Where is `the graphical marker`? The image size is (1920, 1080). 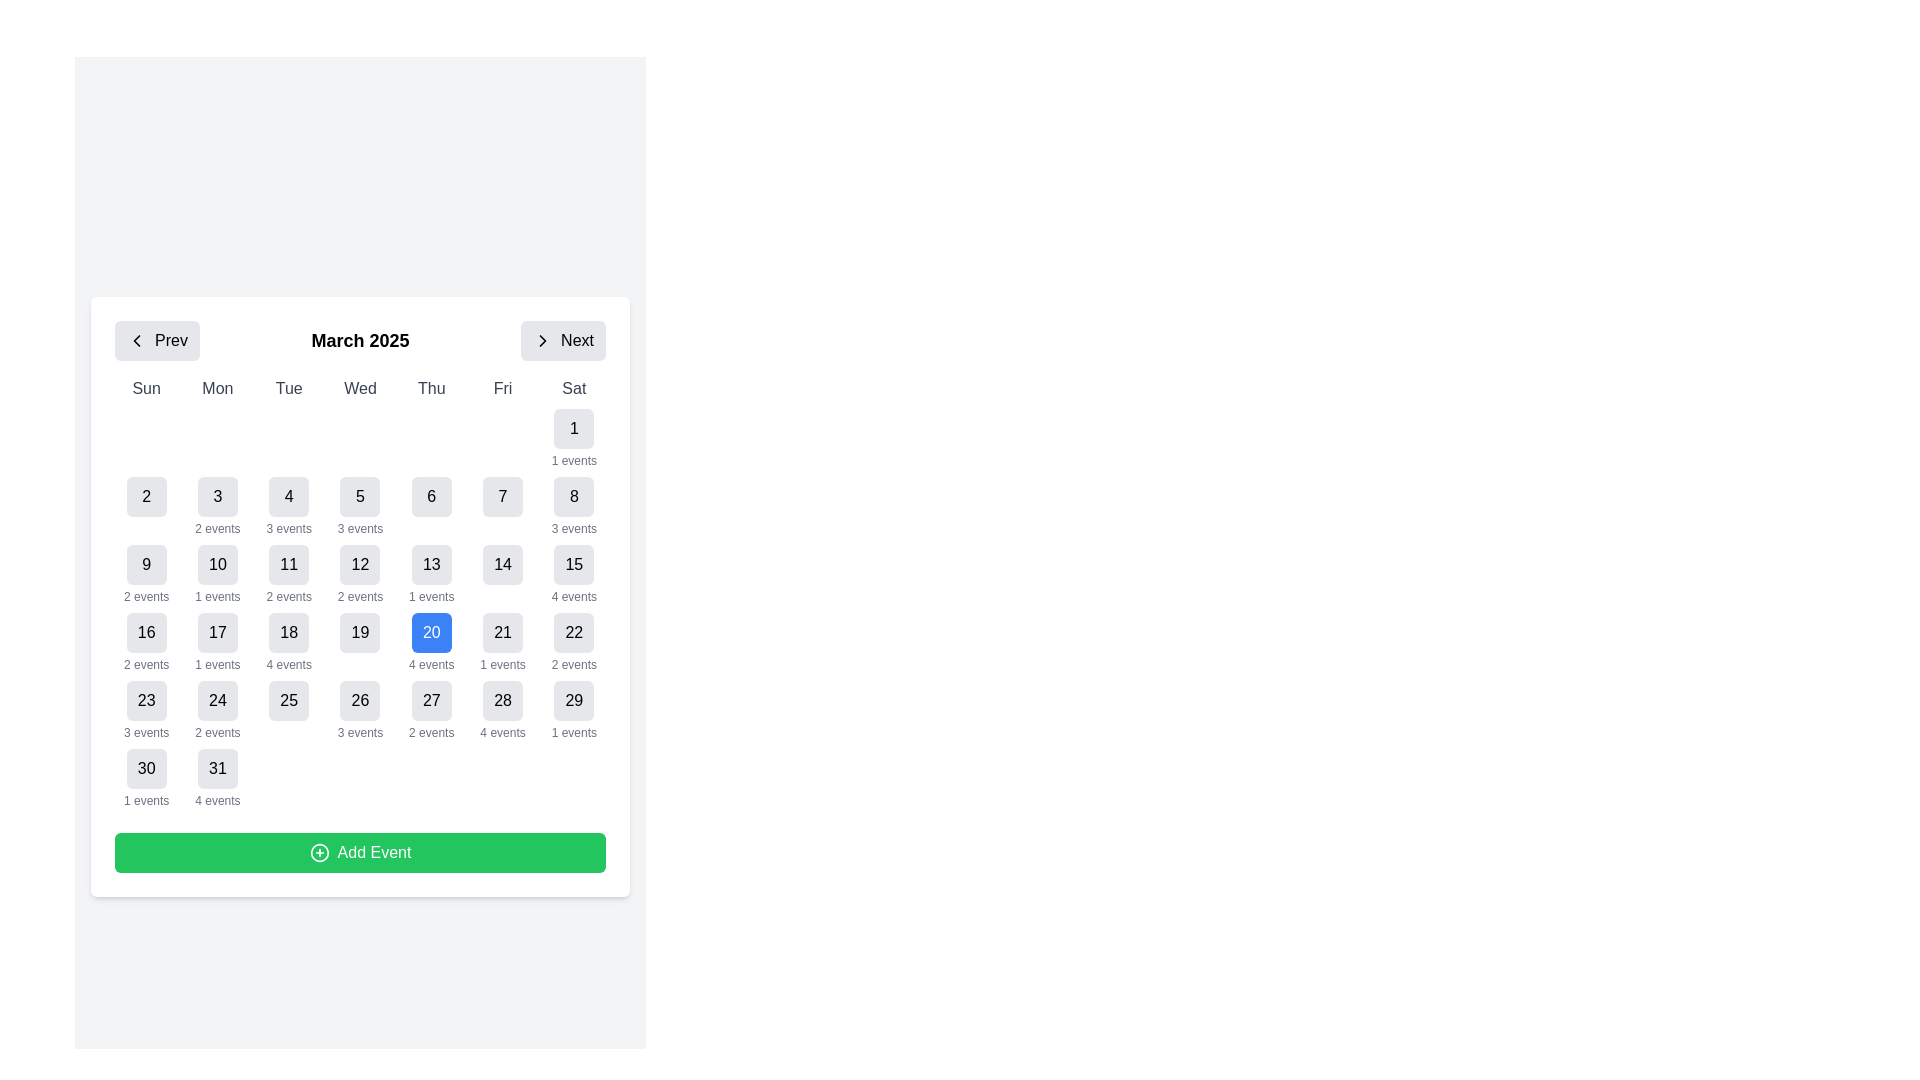 the graphical marker is located at coordinates (430, 438).